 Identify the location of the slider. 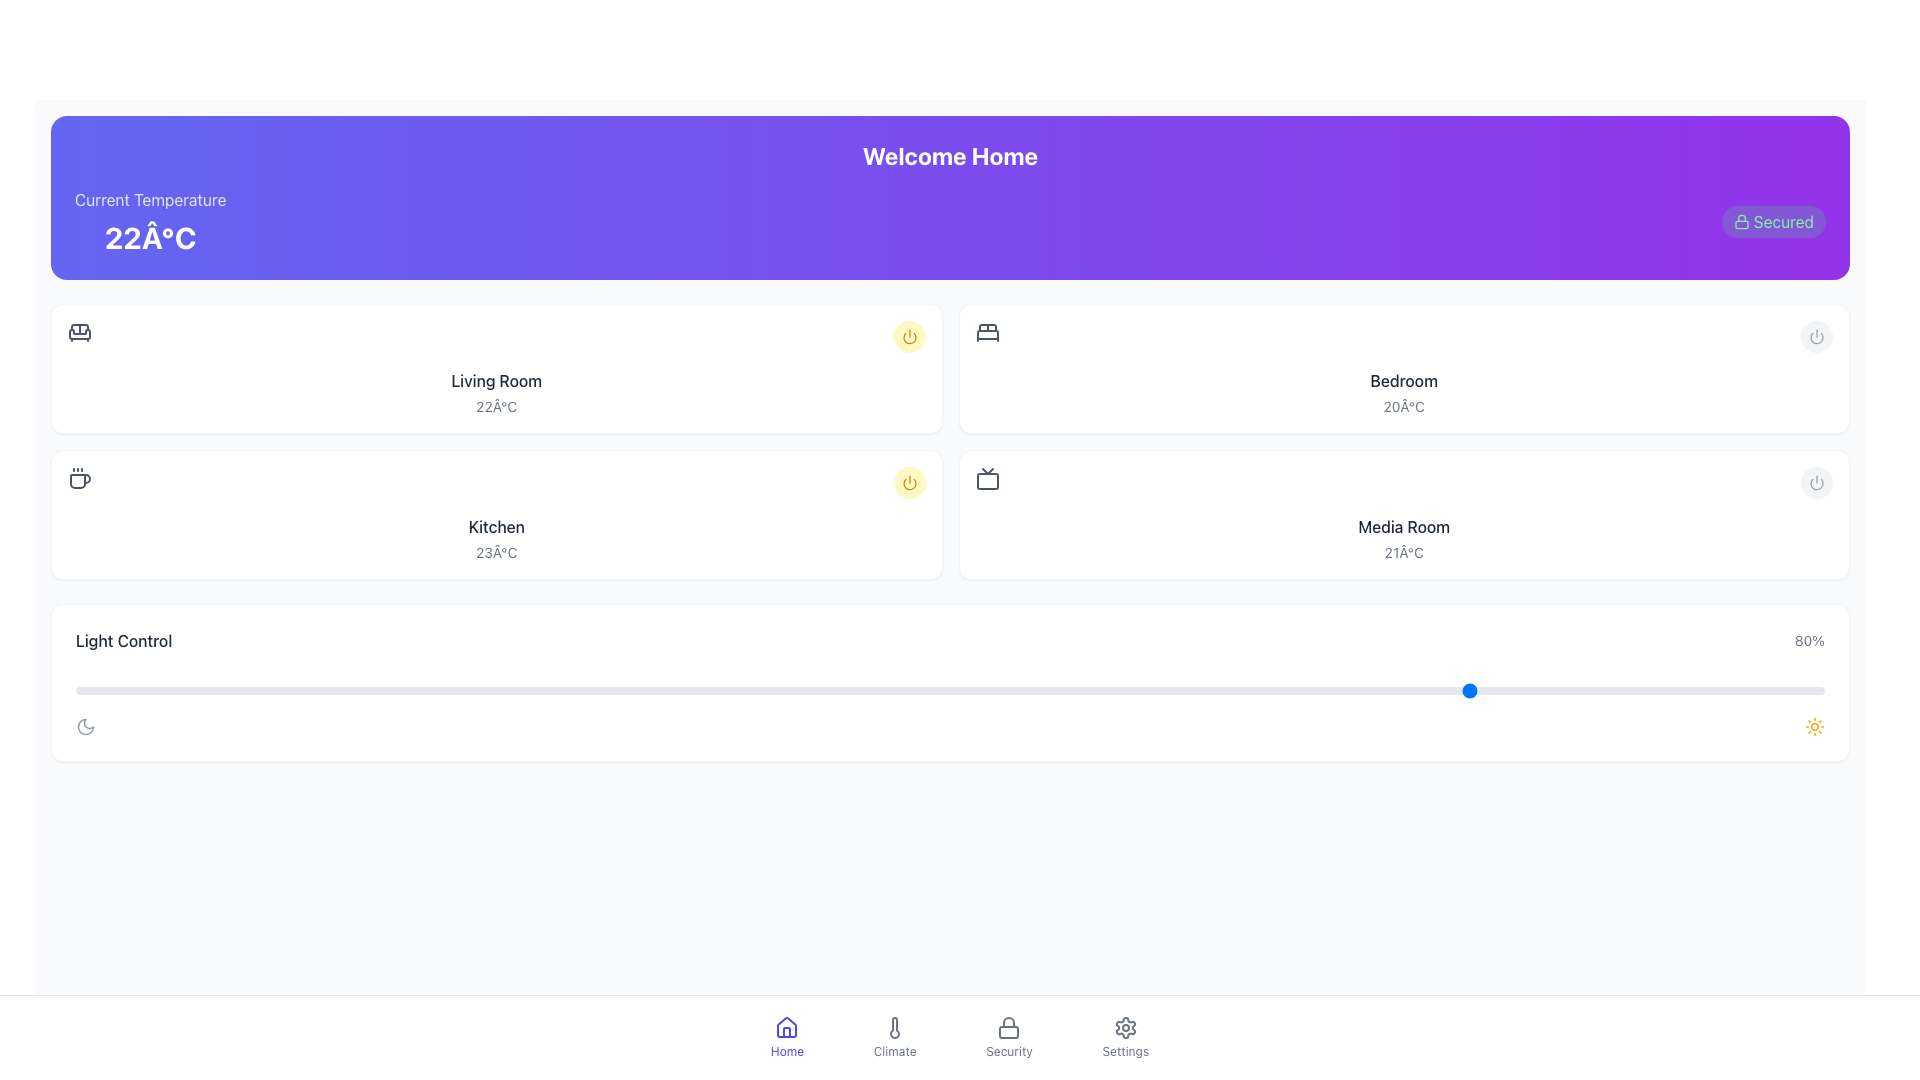
(1177, 689).